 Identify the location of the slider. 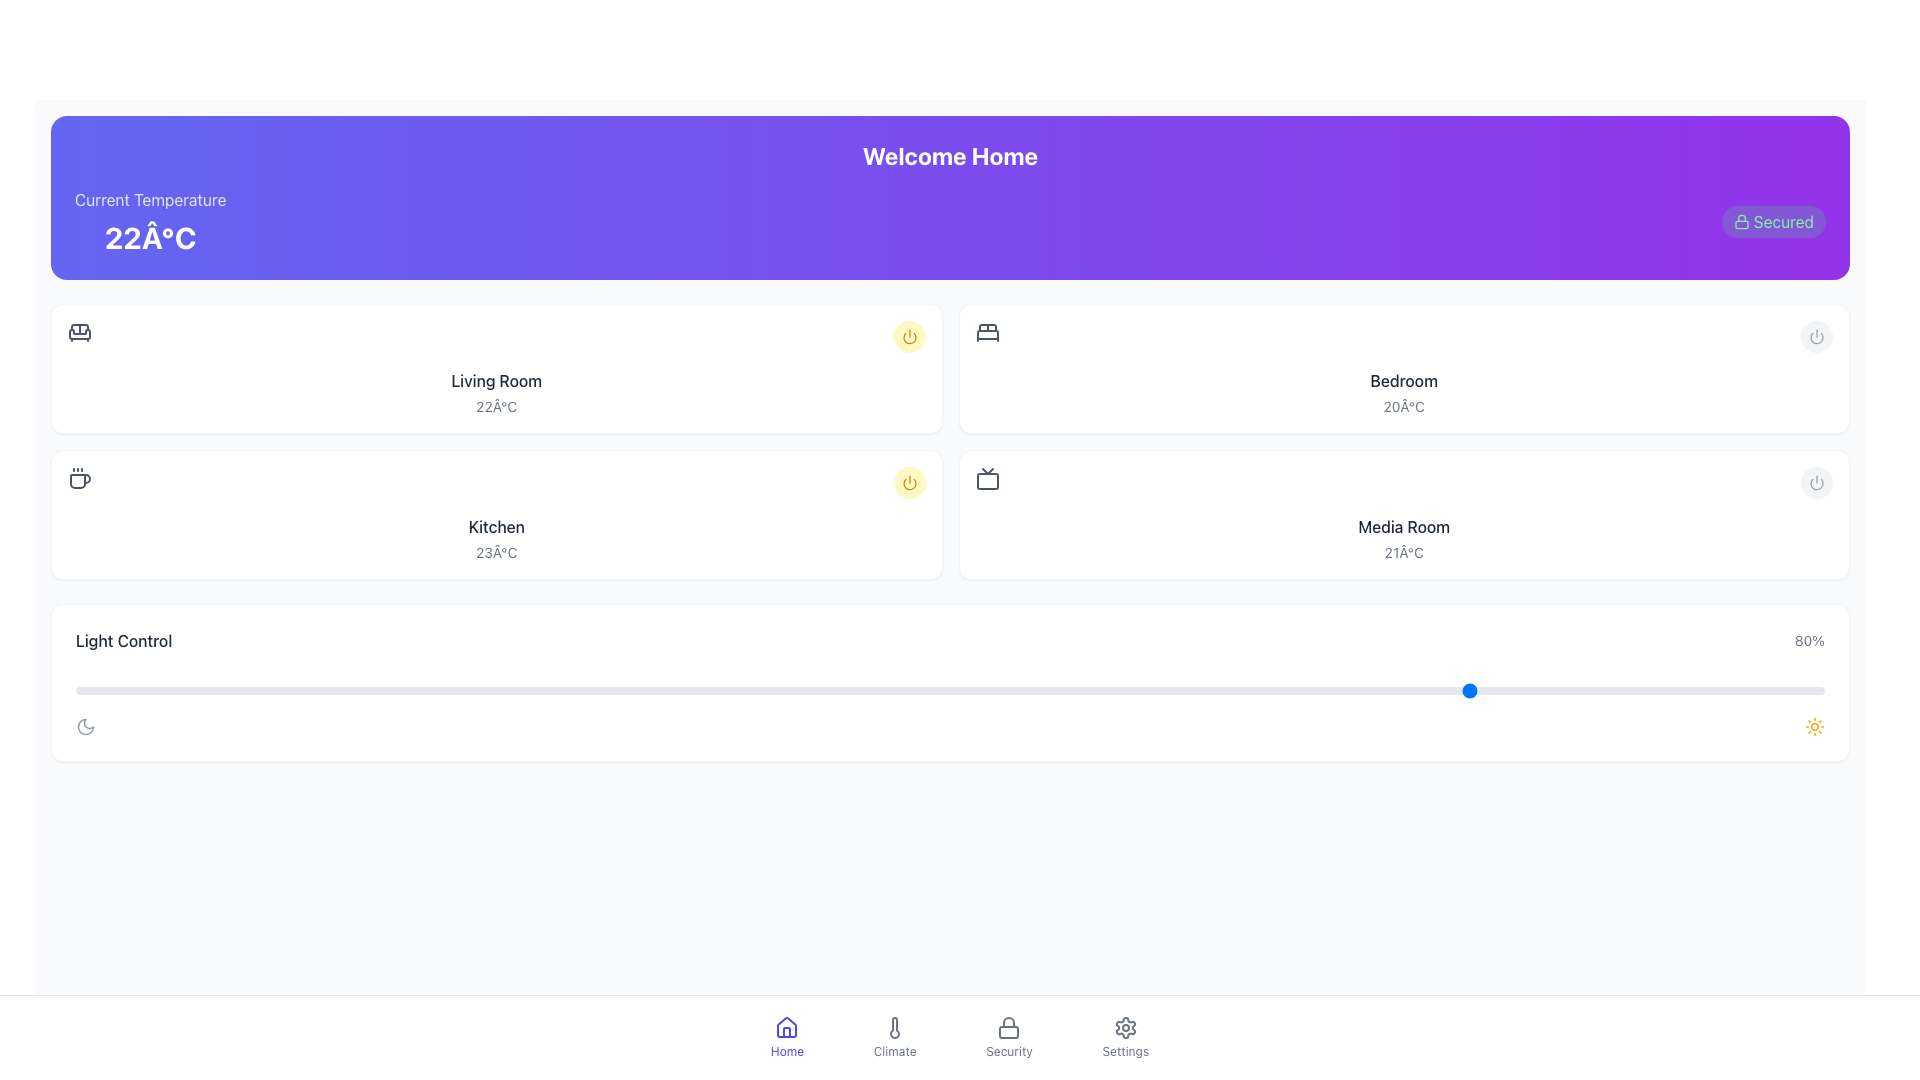
(1177, 689).